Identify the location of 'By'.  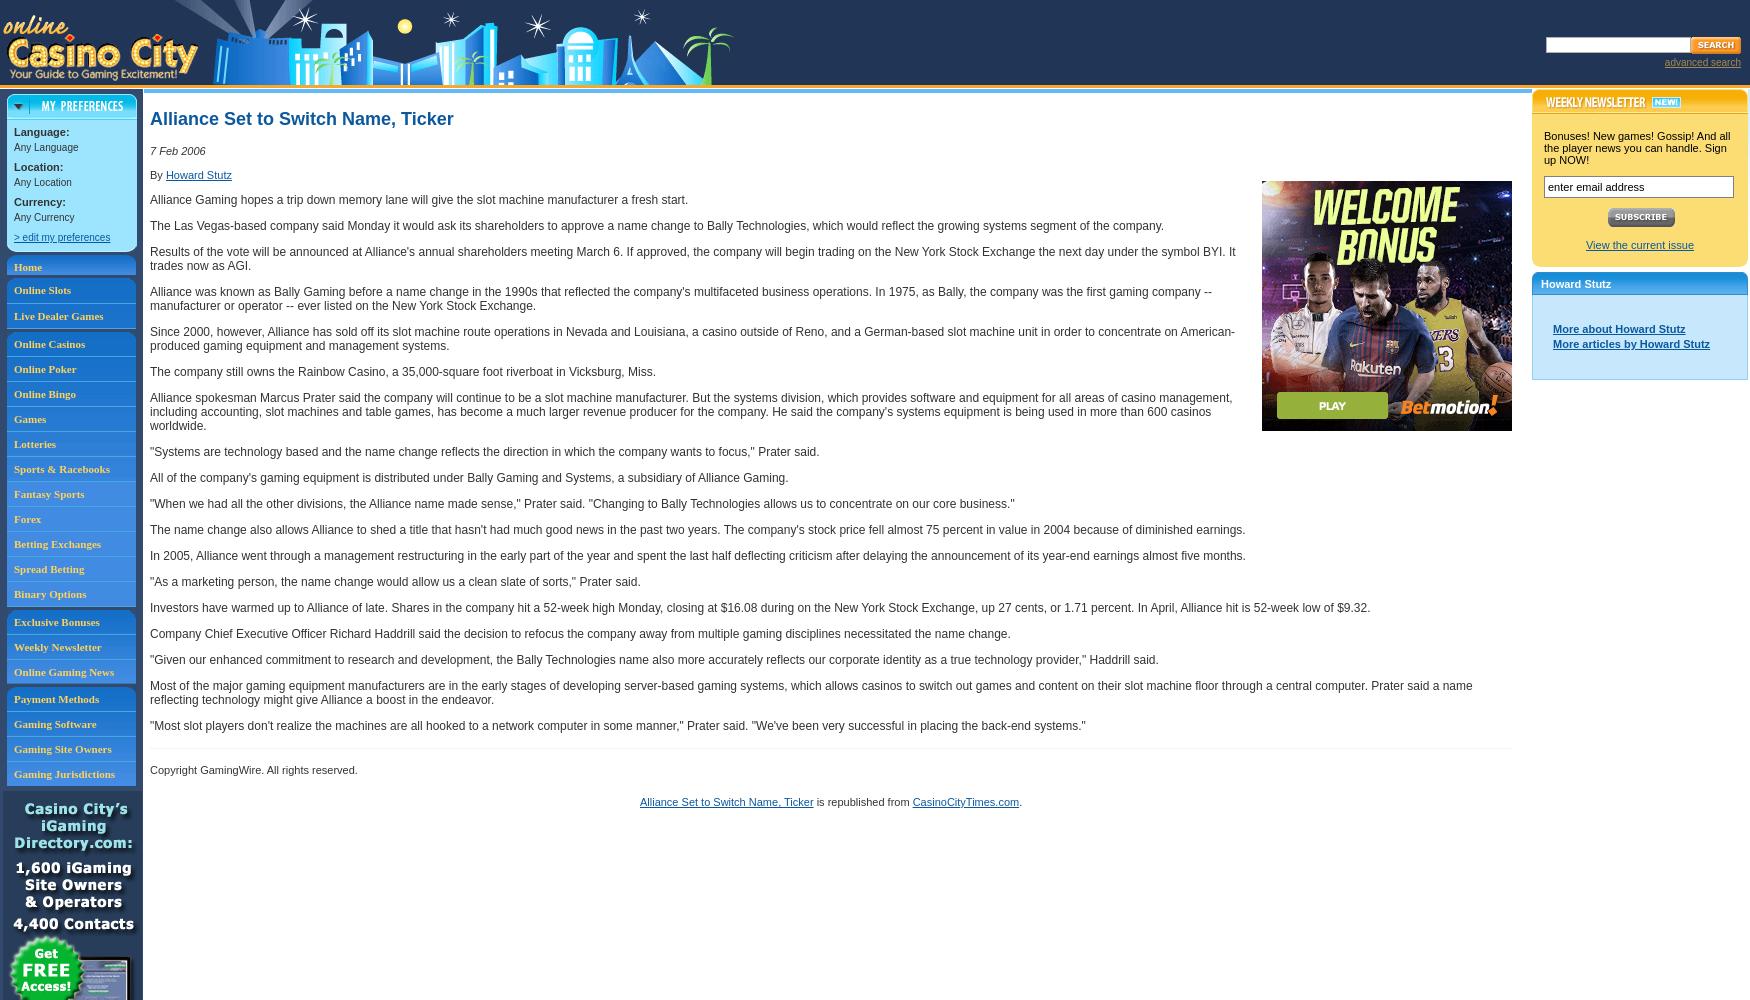
(156, 175).